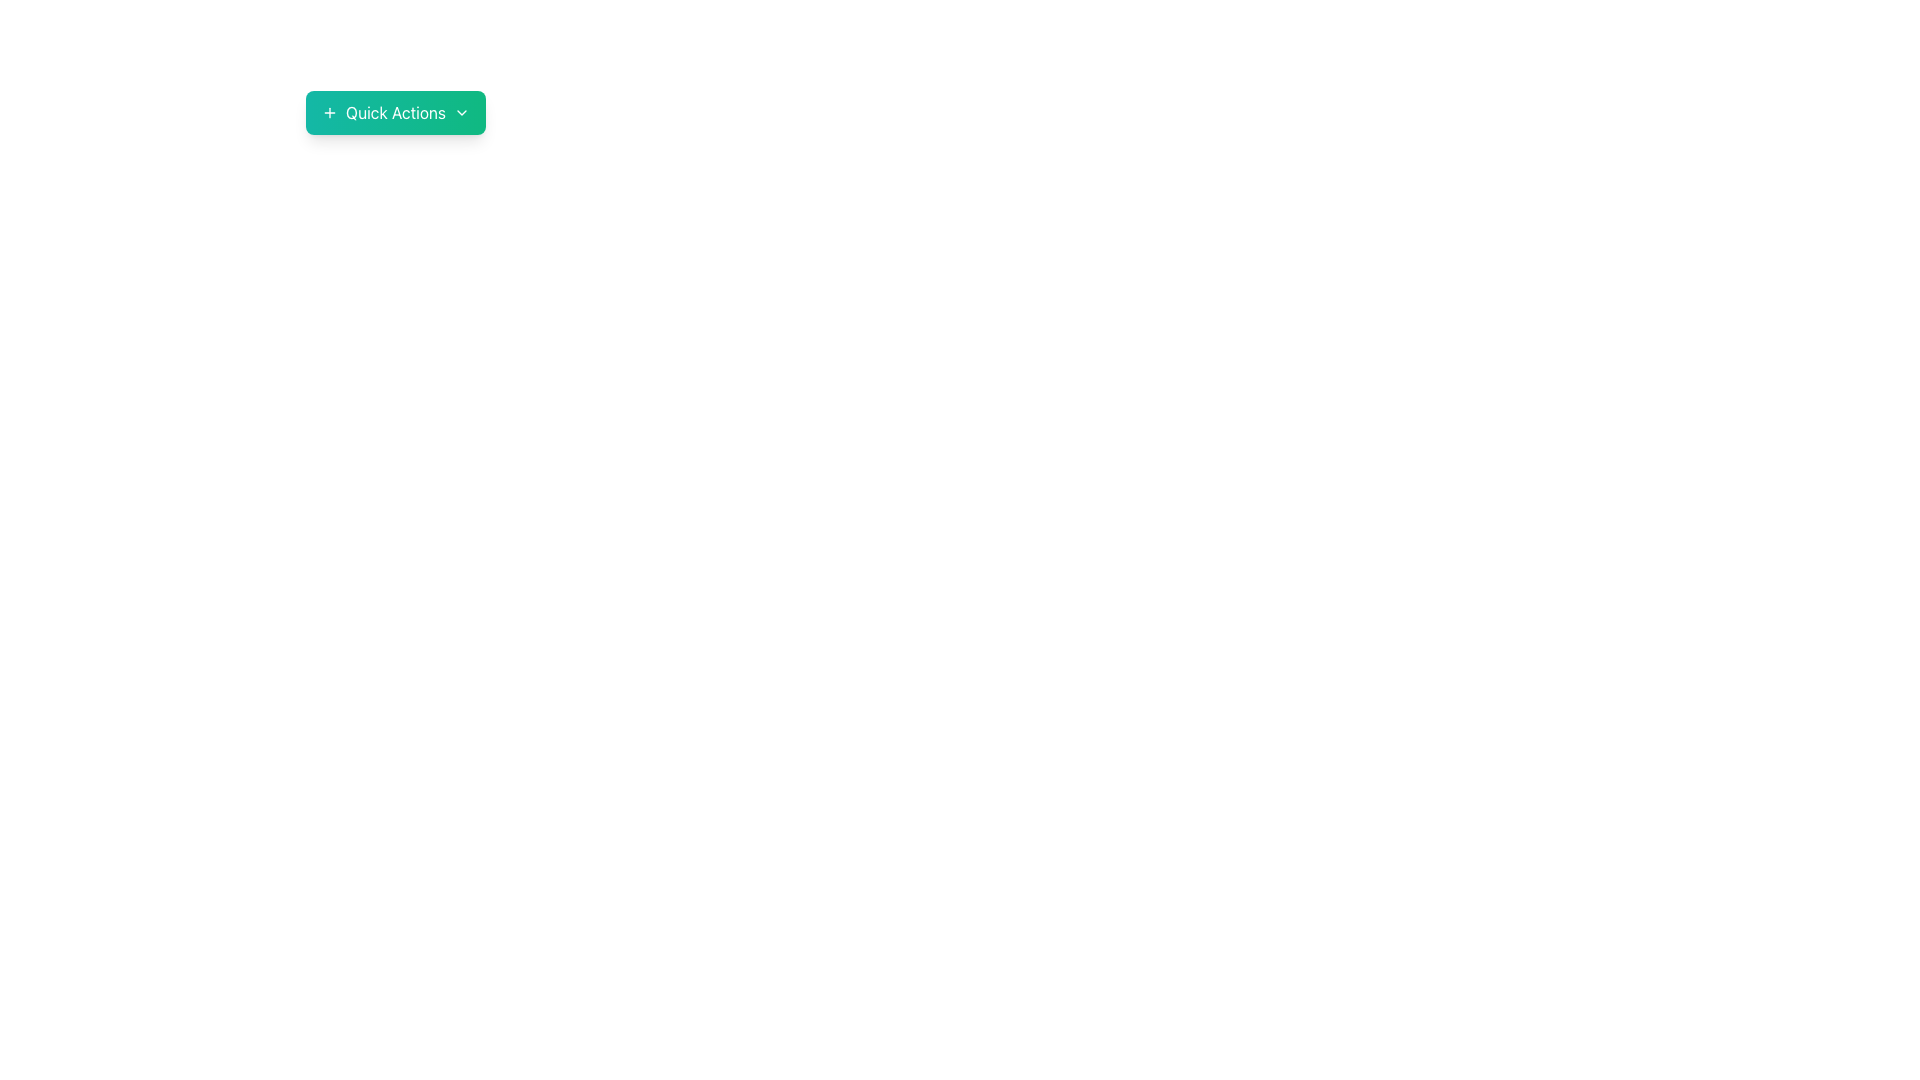 This screenshot has width=1920, height=1080. Describe the element at coordinates (396, 112) in the screenshot. I see `the text element that describes the 'Quick Actions' button, which is centrally located between a plus icon and a downward-facing chevron` at that location.